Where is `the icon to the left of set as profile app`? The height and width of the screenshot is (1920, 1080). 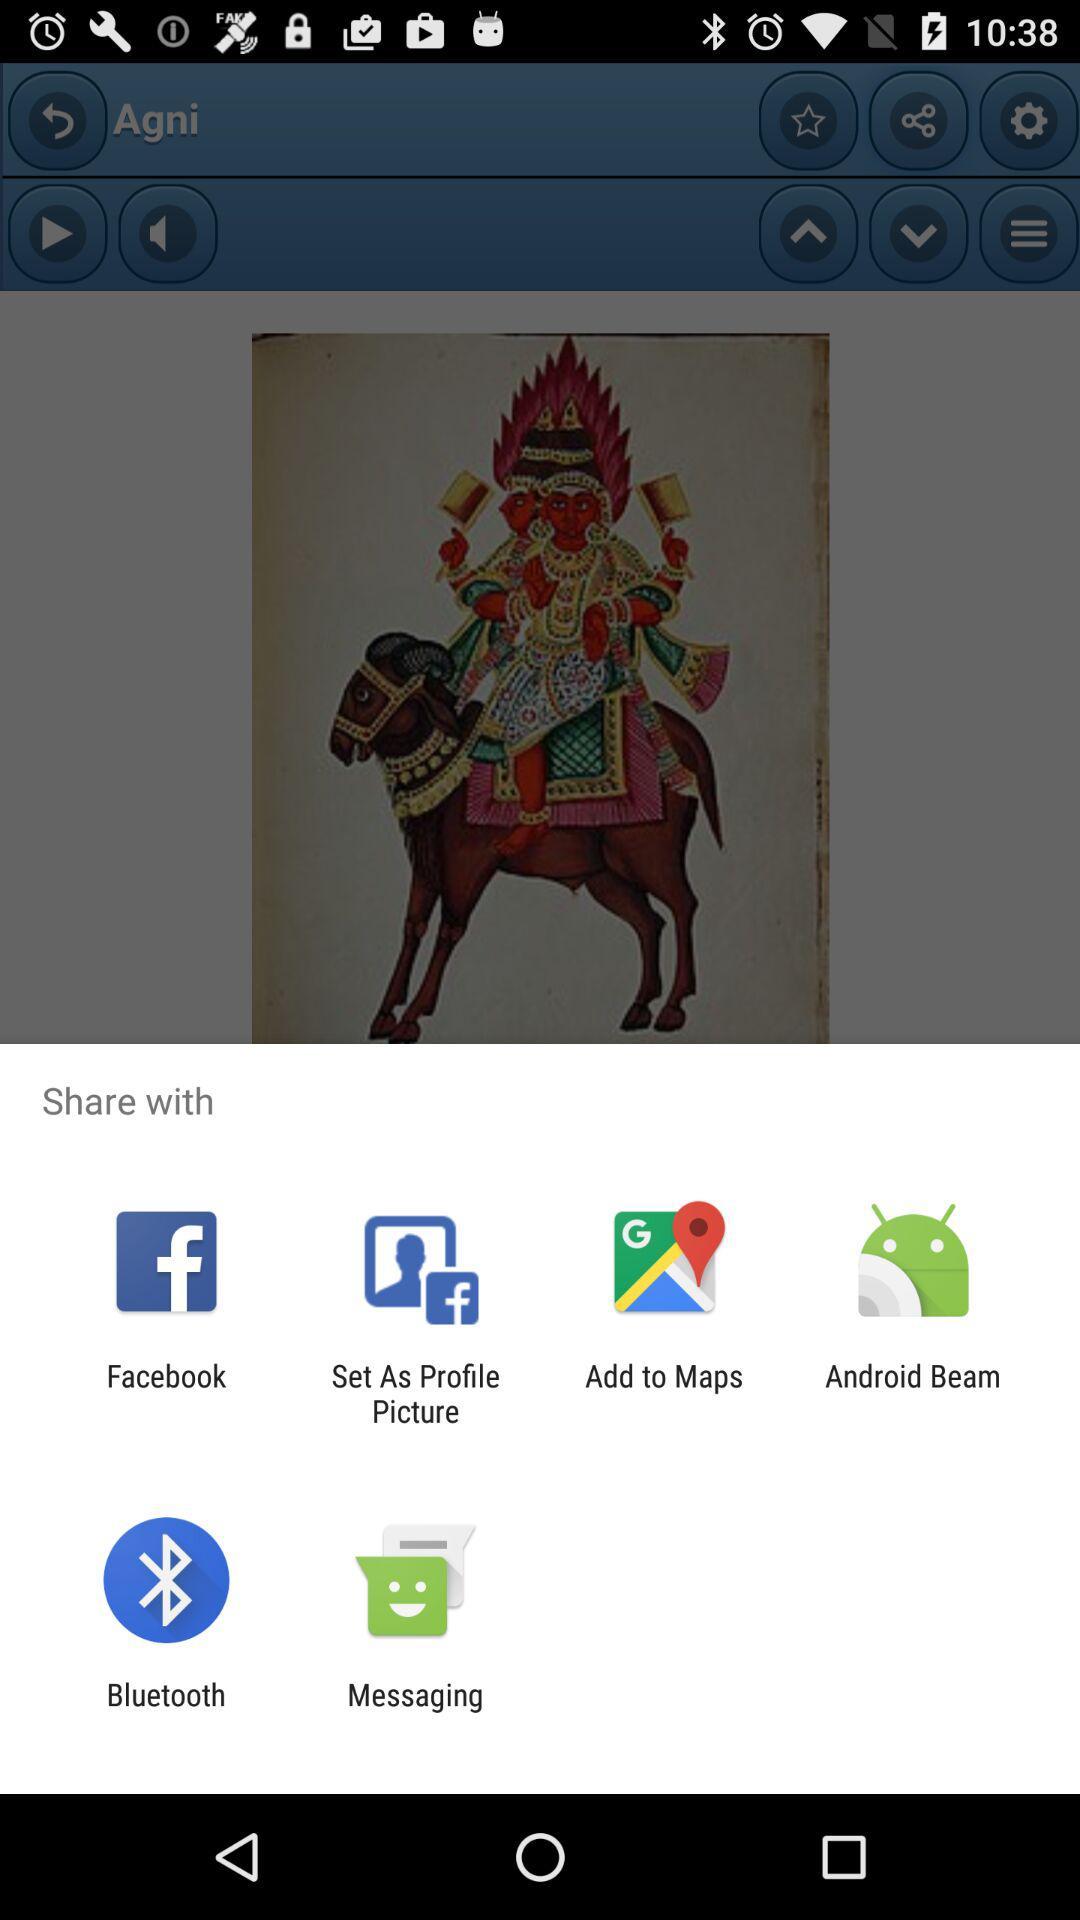
the icon to the left of set as profile app is located at coordinates (165, 1392).